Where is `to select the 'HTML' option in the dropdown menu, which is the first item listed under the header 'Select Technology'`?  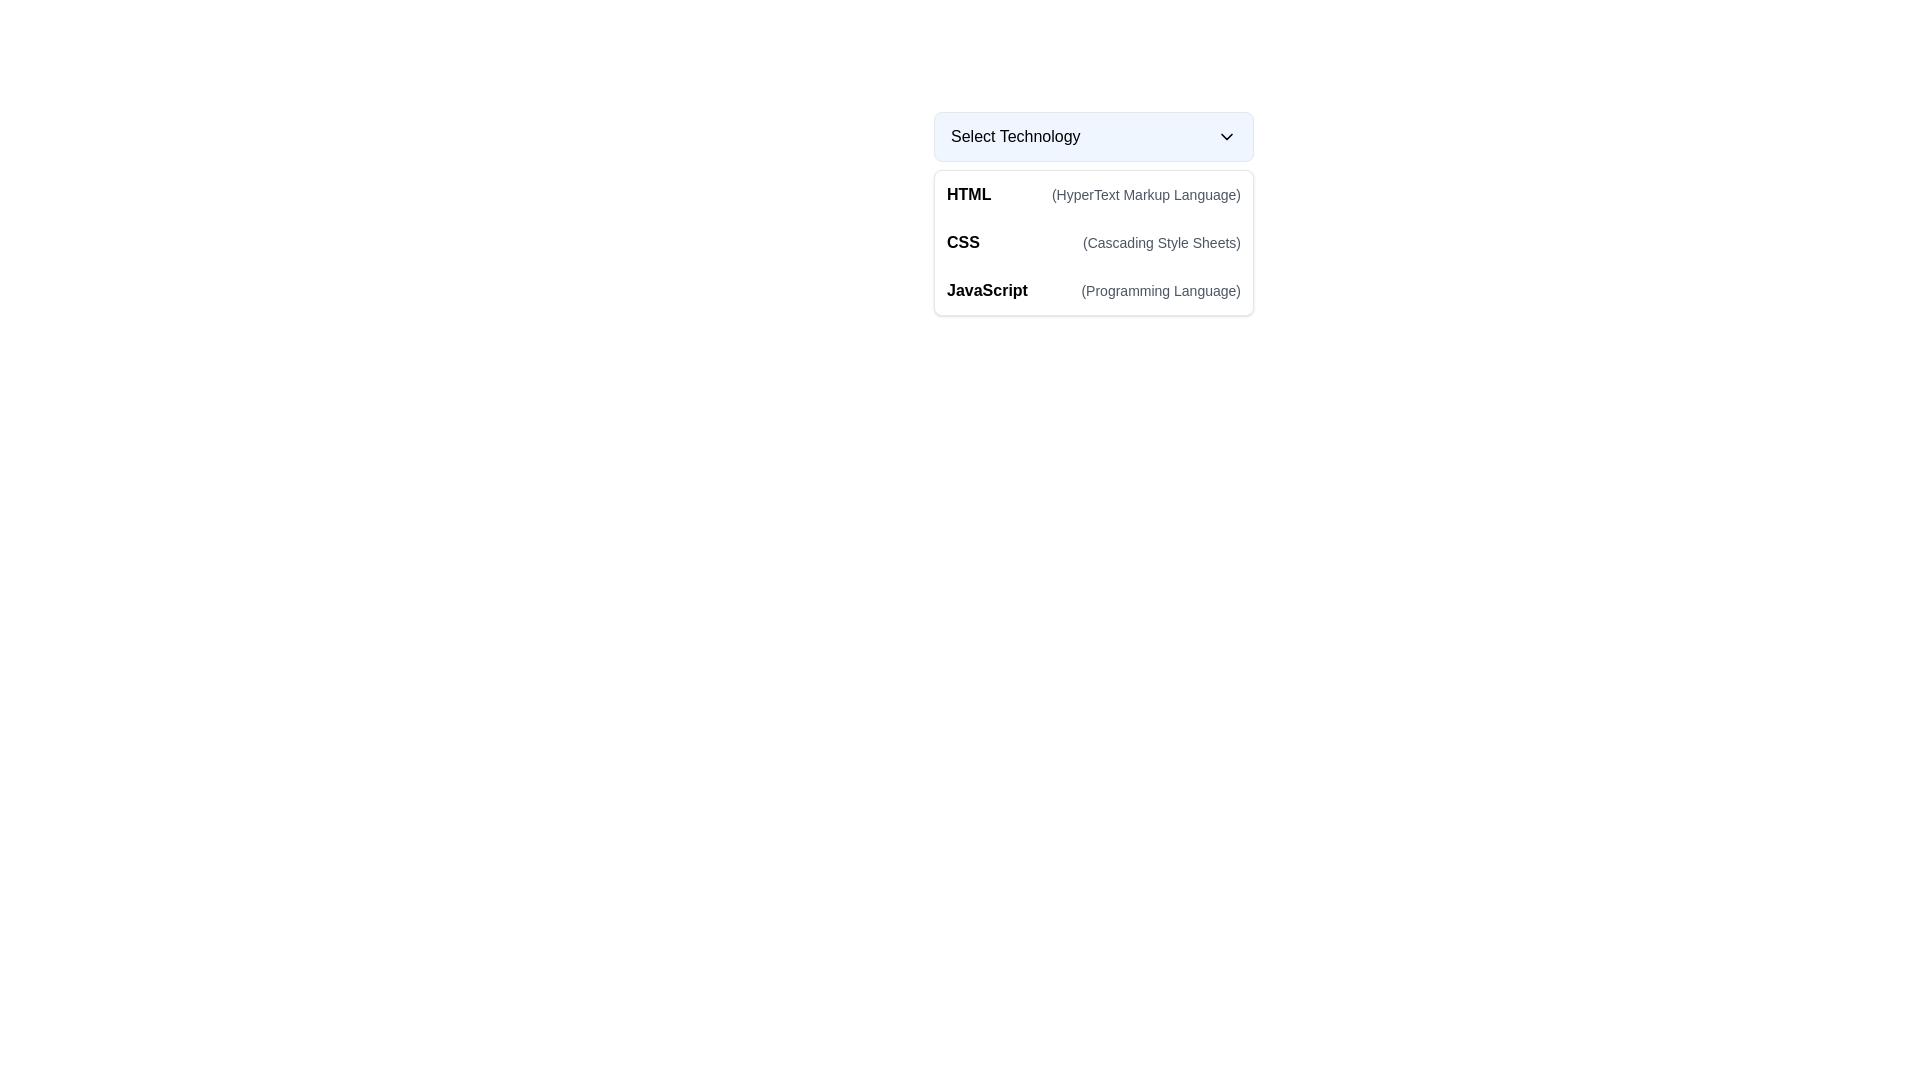
to select the 'HTML' option in the dropdown menu, which is the first item listed under the header 'Select Technology' is located at coordinates (1093, 195).